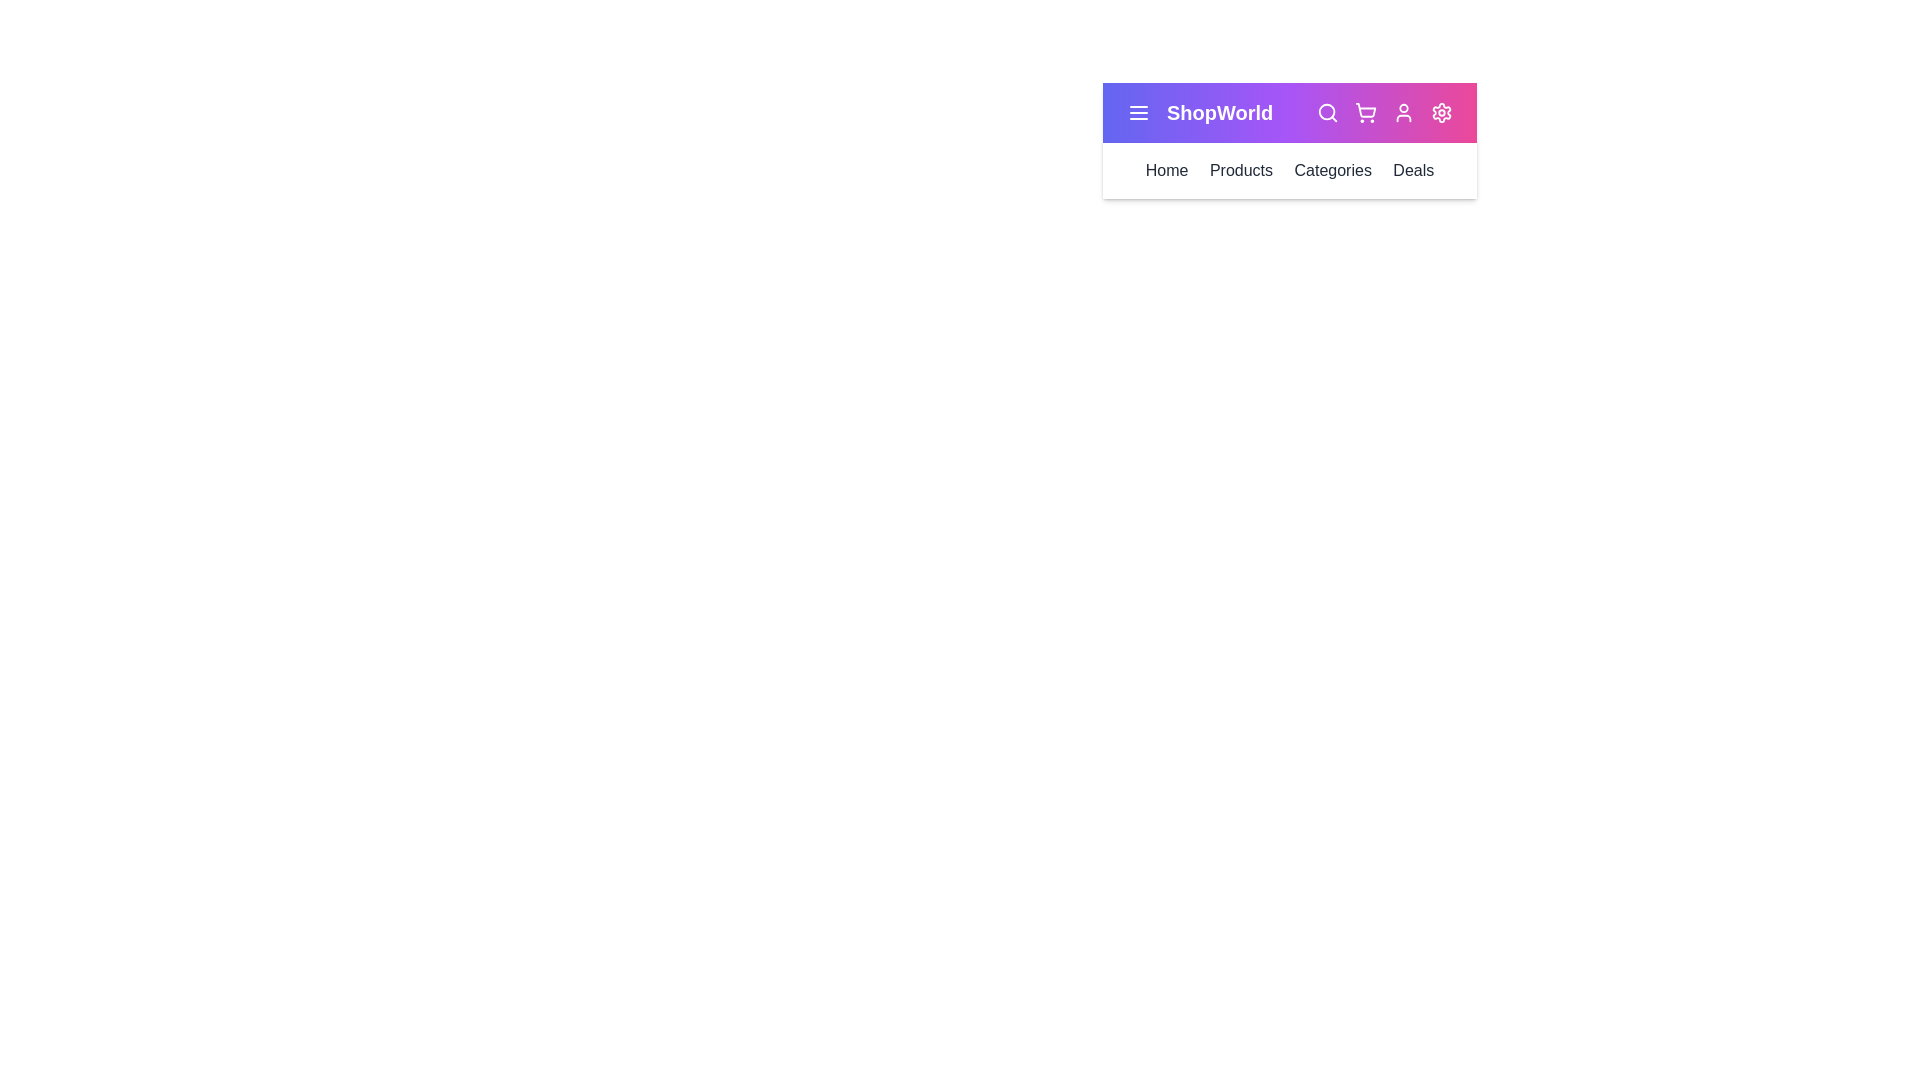  Describe the element at coordinates (1138, 112) in the screenshot. I see `the menu icon to toggle the settings menu visibility` at that location.